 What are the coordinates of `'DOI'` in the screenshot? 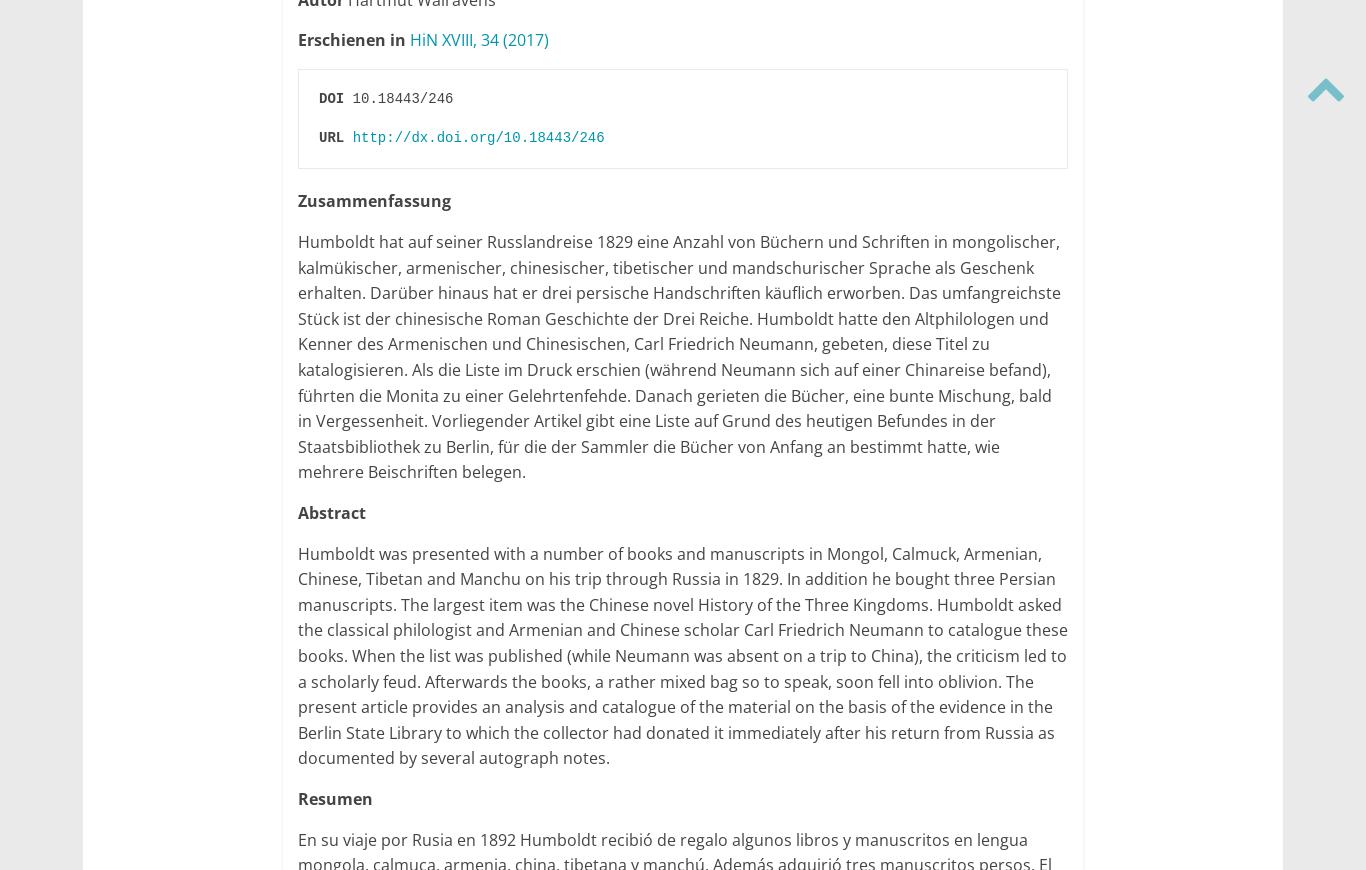 It's located at (331, 96).